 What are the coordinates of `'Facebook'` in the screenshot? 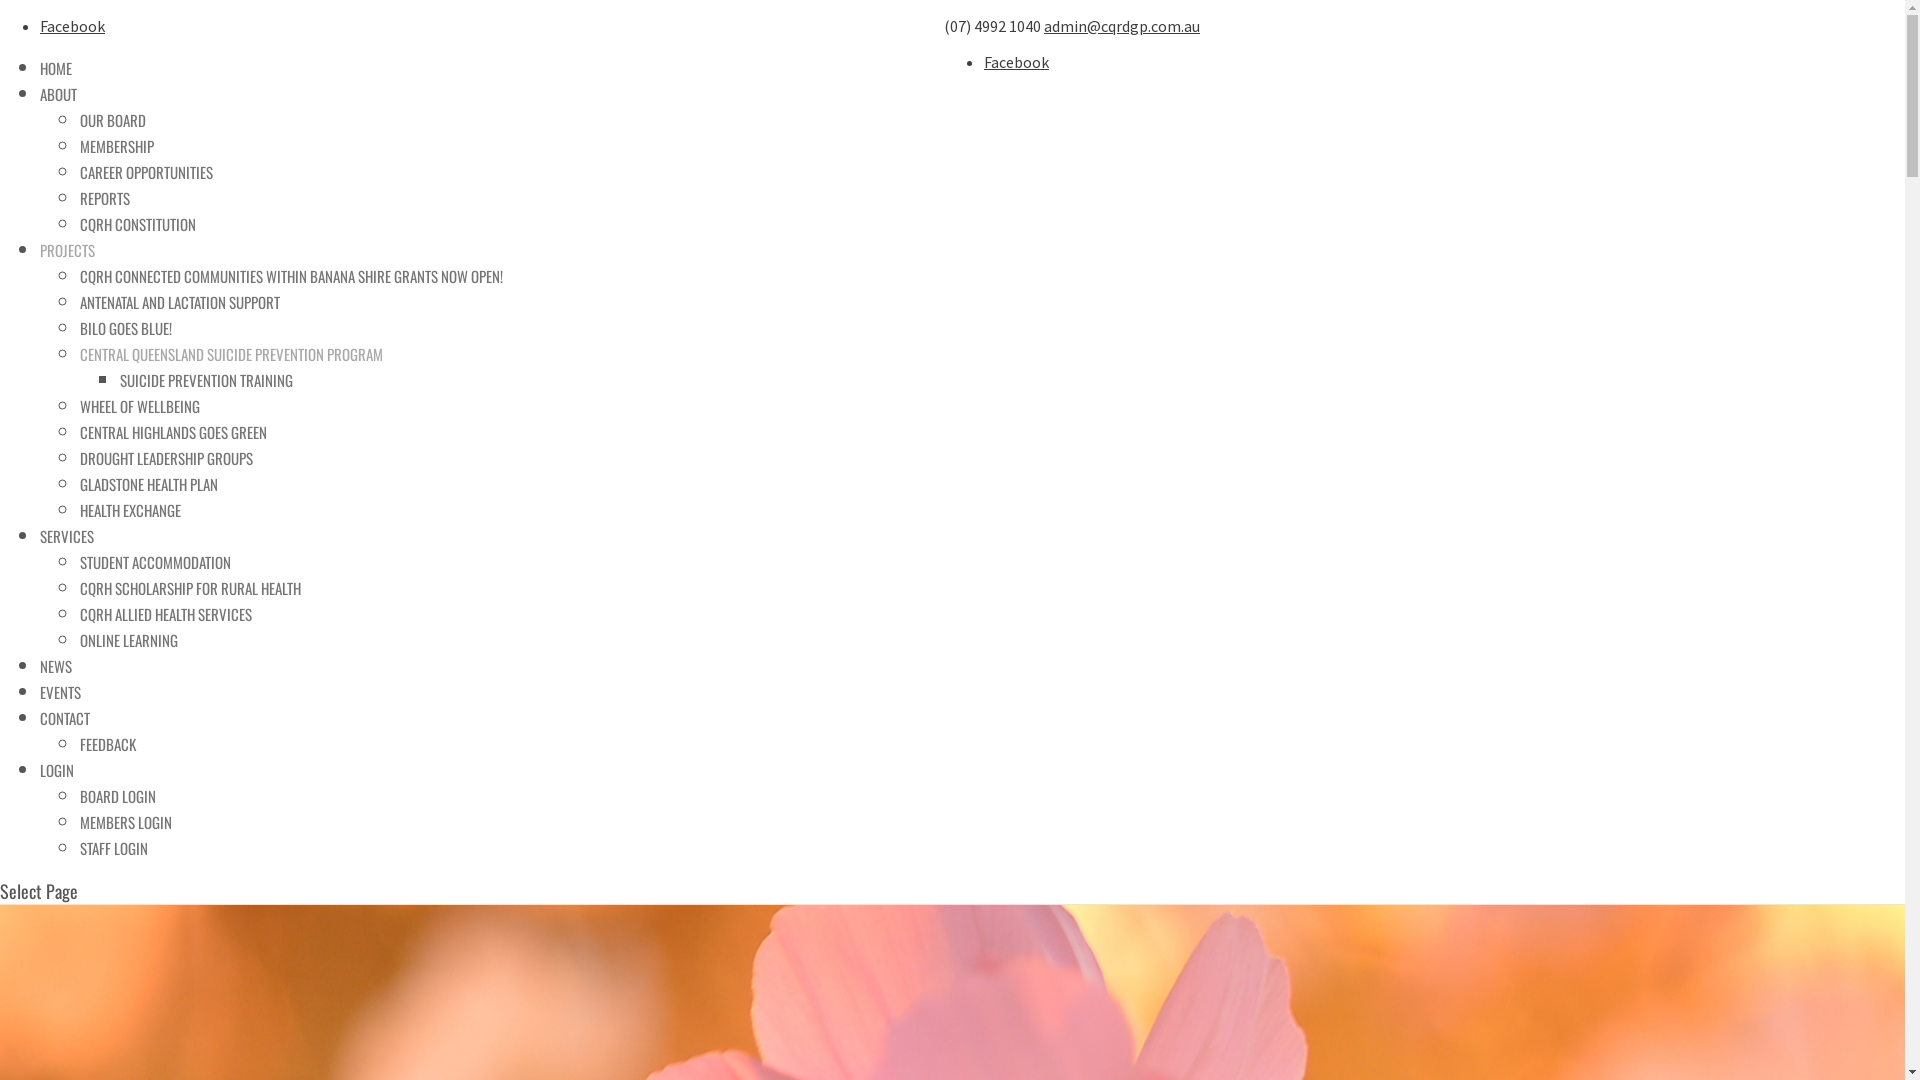 It's located at (1016, 60).